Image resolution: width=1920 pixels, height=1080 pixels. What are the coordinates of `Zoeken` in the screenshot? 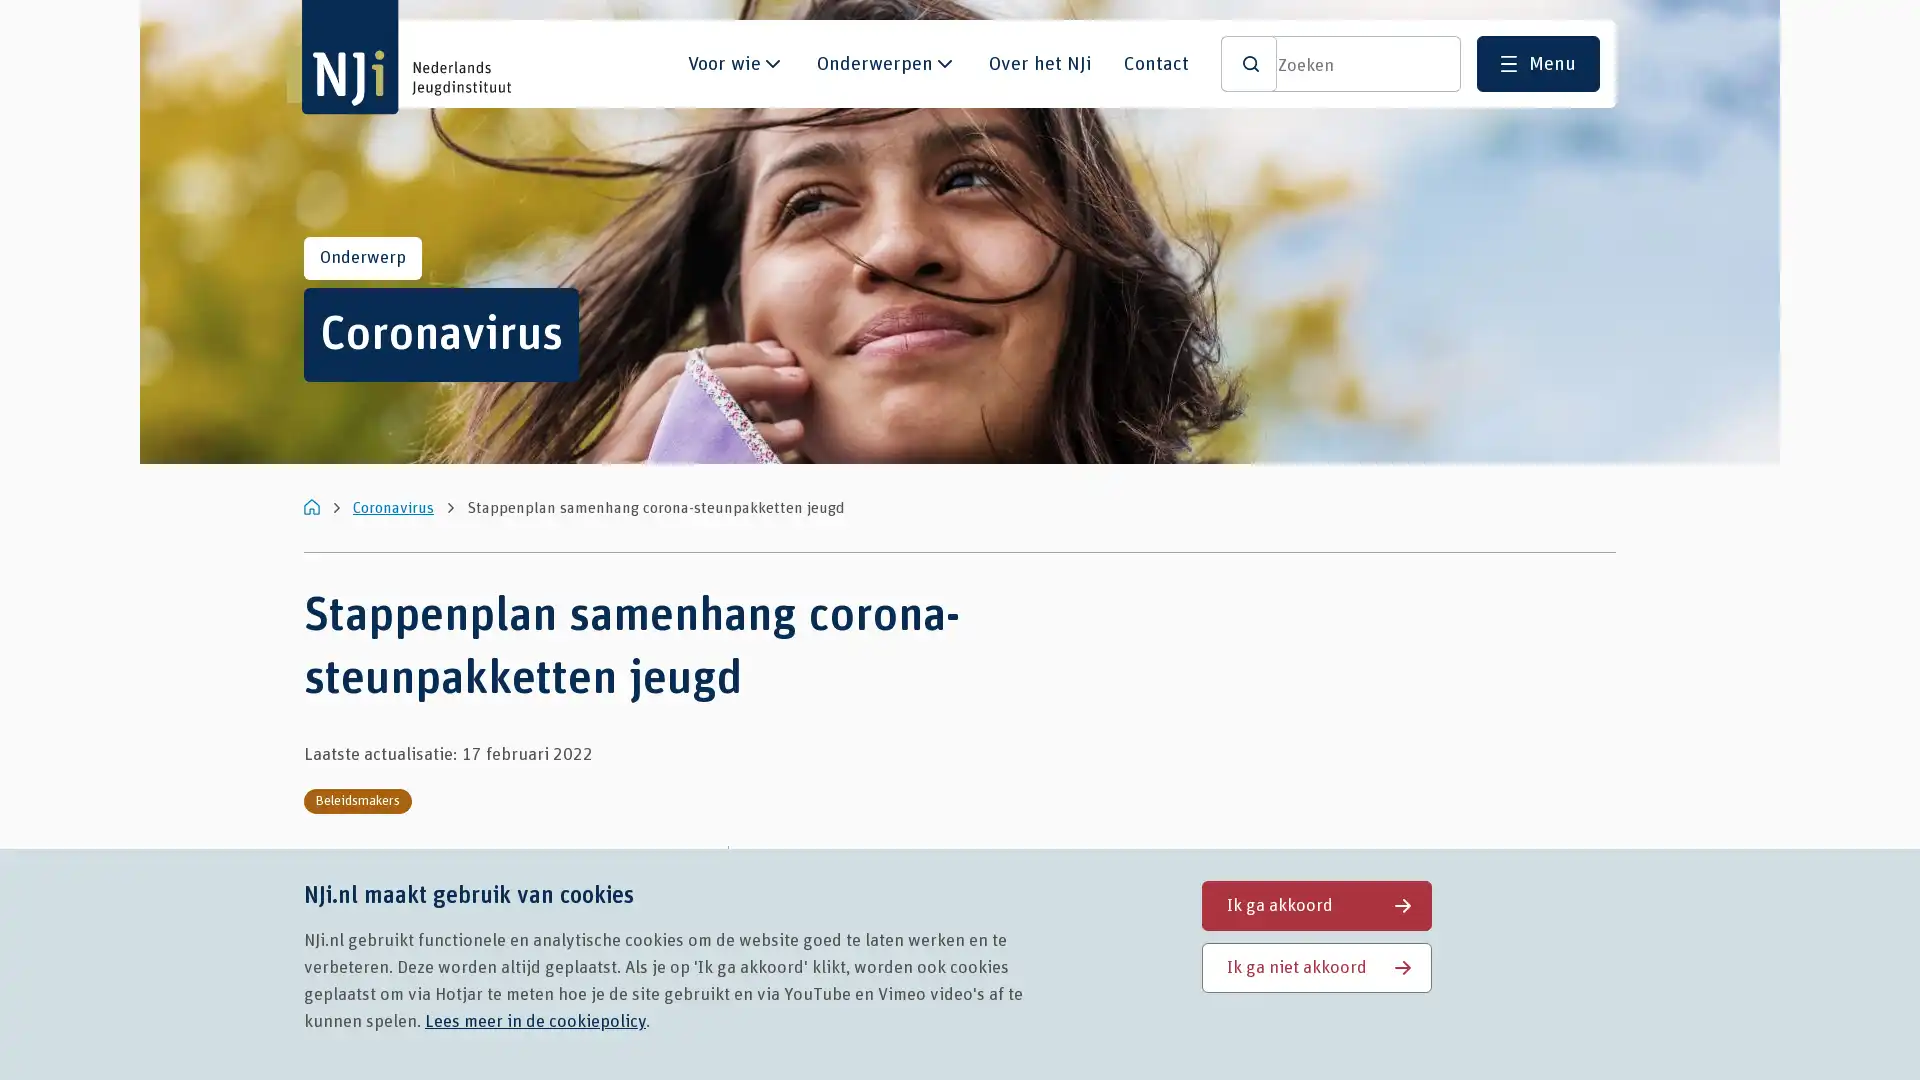 It's located at (1247, 63).